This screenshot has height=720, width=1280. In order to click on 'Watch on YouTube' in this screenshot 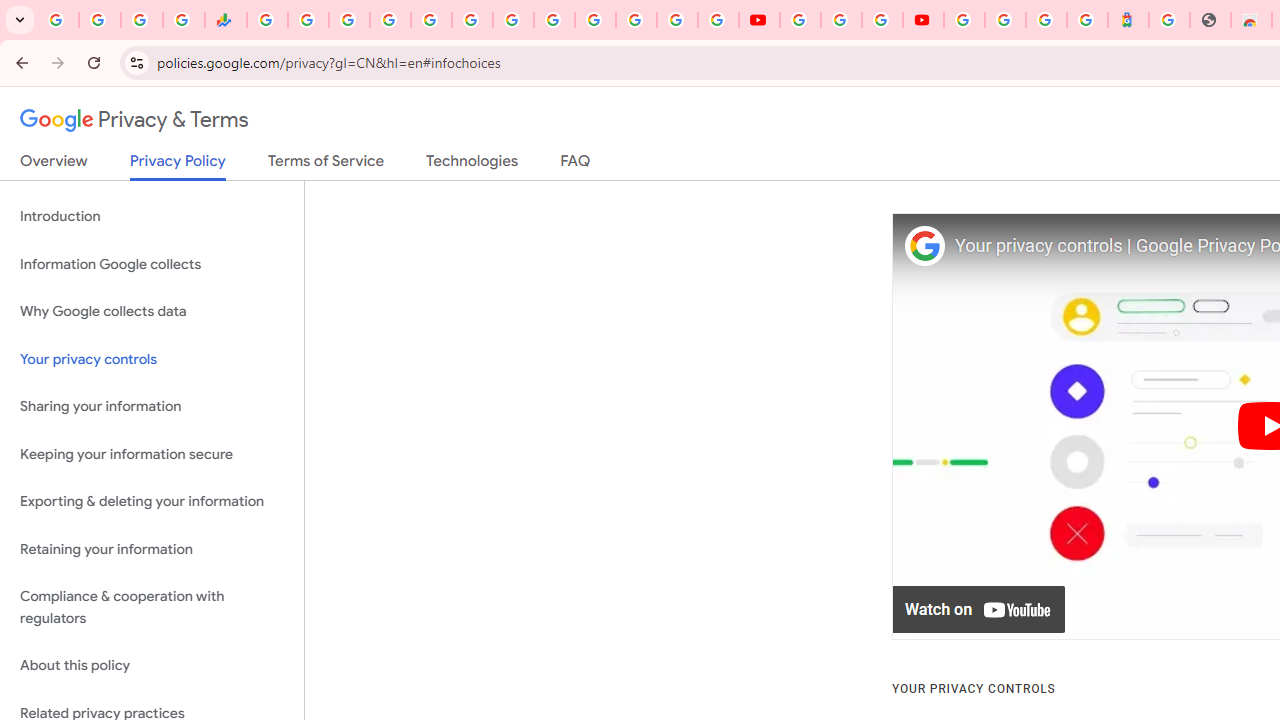, I will do `click(979, 609)`.